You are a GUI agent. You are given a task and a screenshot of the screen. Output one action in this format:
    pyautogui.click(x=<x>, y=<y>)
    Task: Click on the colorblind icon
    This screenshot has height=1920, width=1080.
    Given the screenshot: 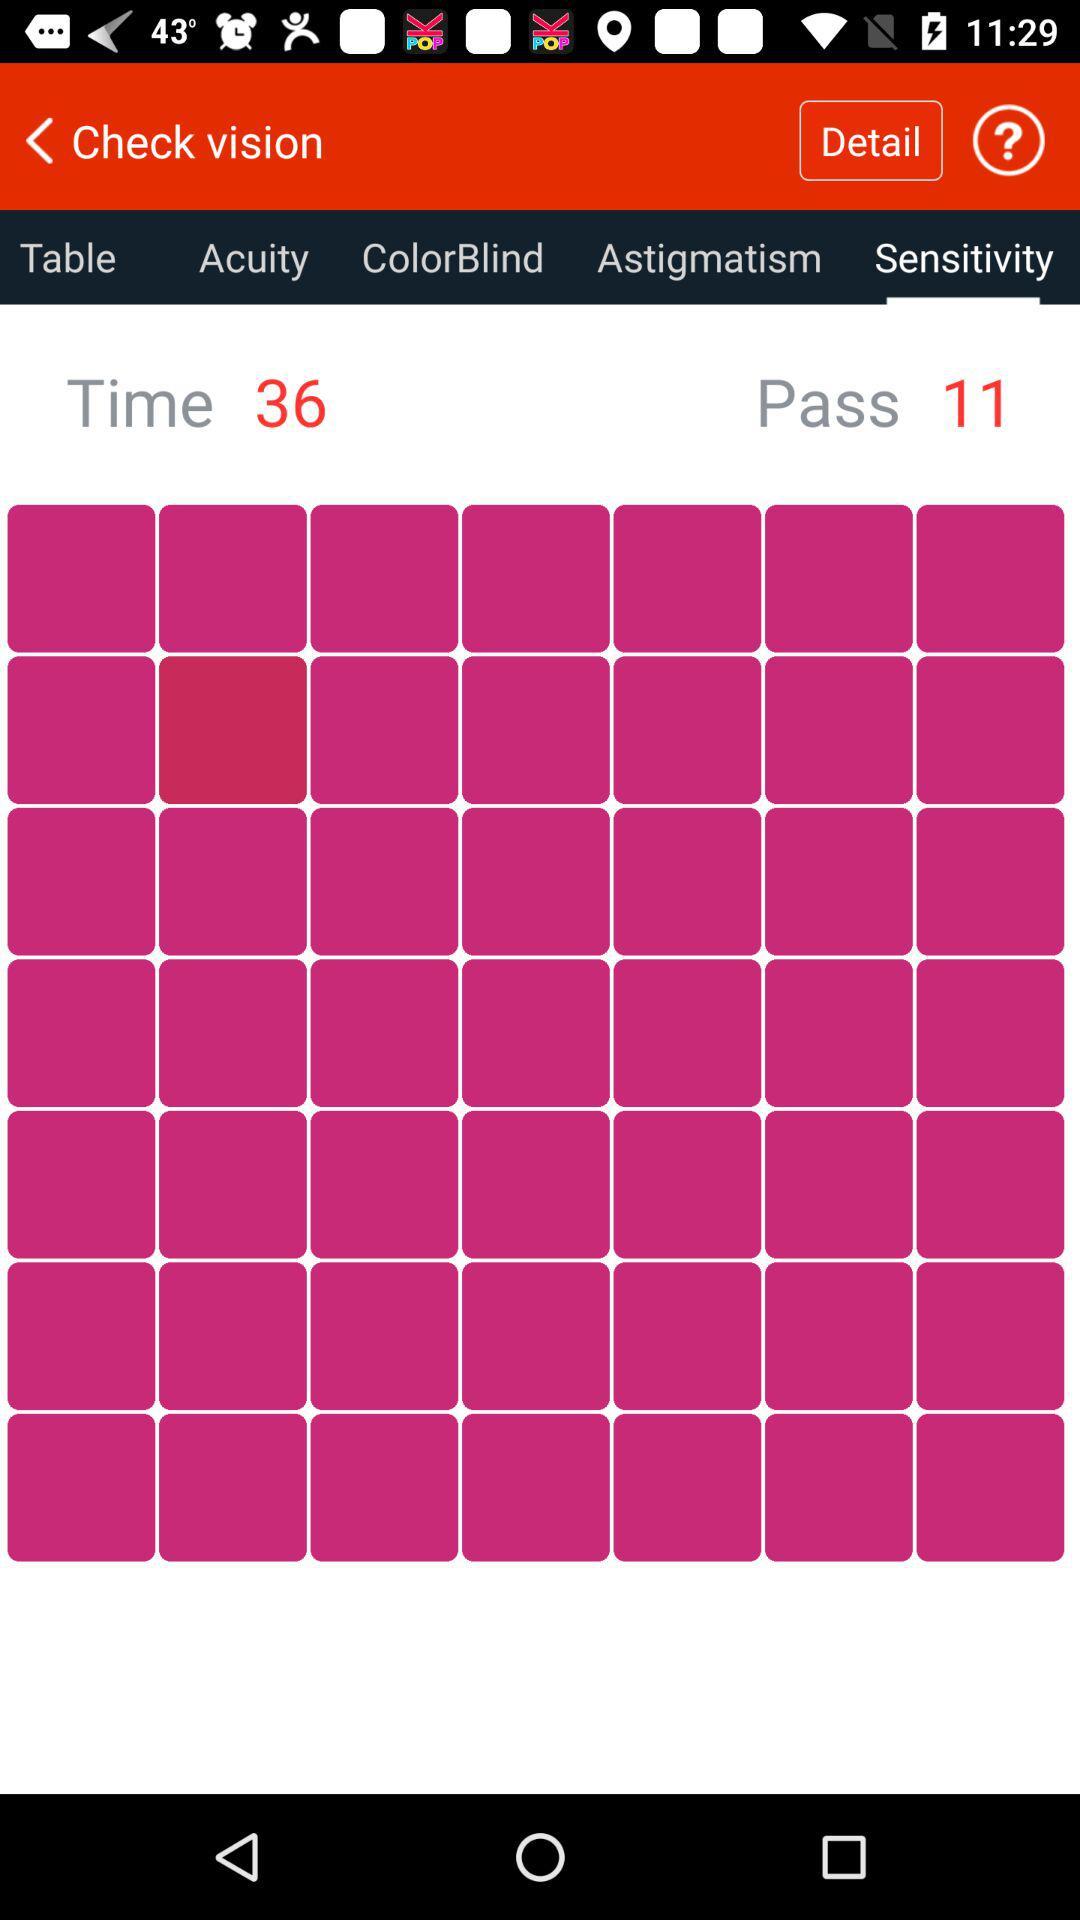 What is the action you would take?
    pyautogui.click(x=452, y=256)
    